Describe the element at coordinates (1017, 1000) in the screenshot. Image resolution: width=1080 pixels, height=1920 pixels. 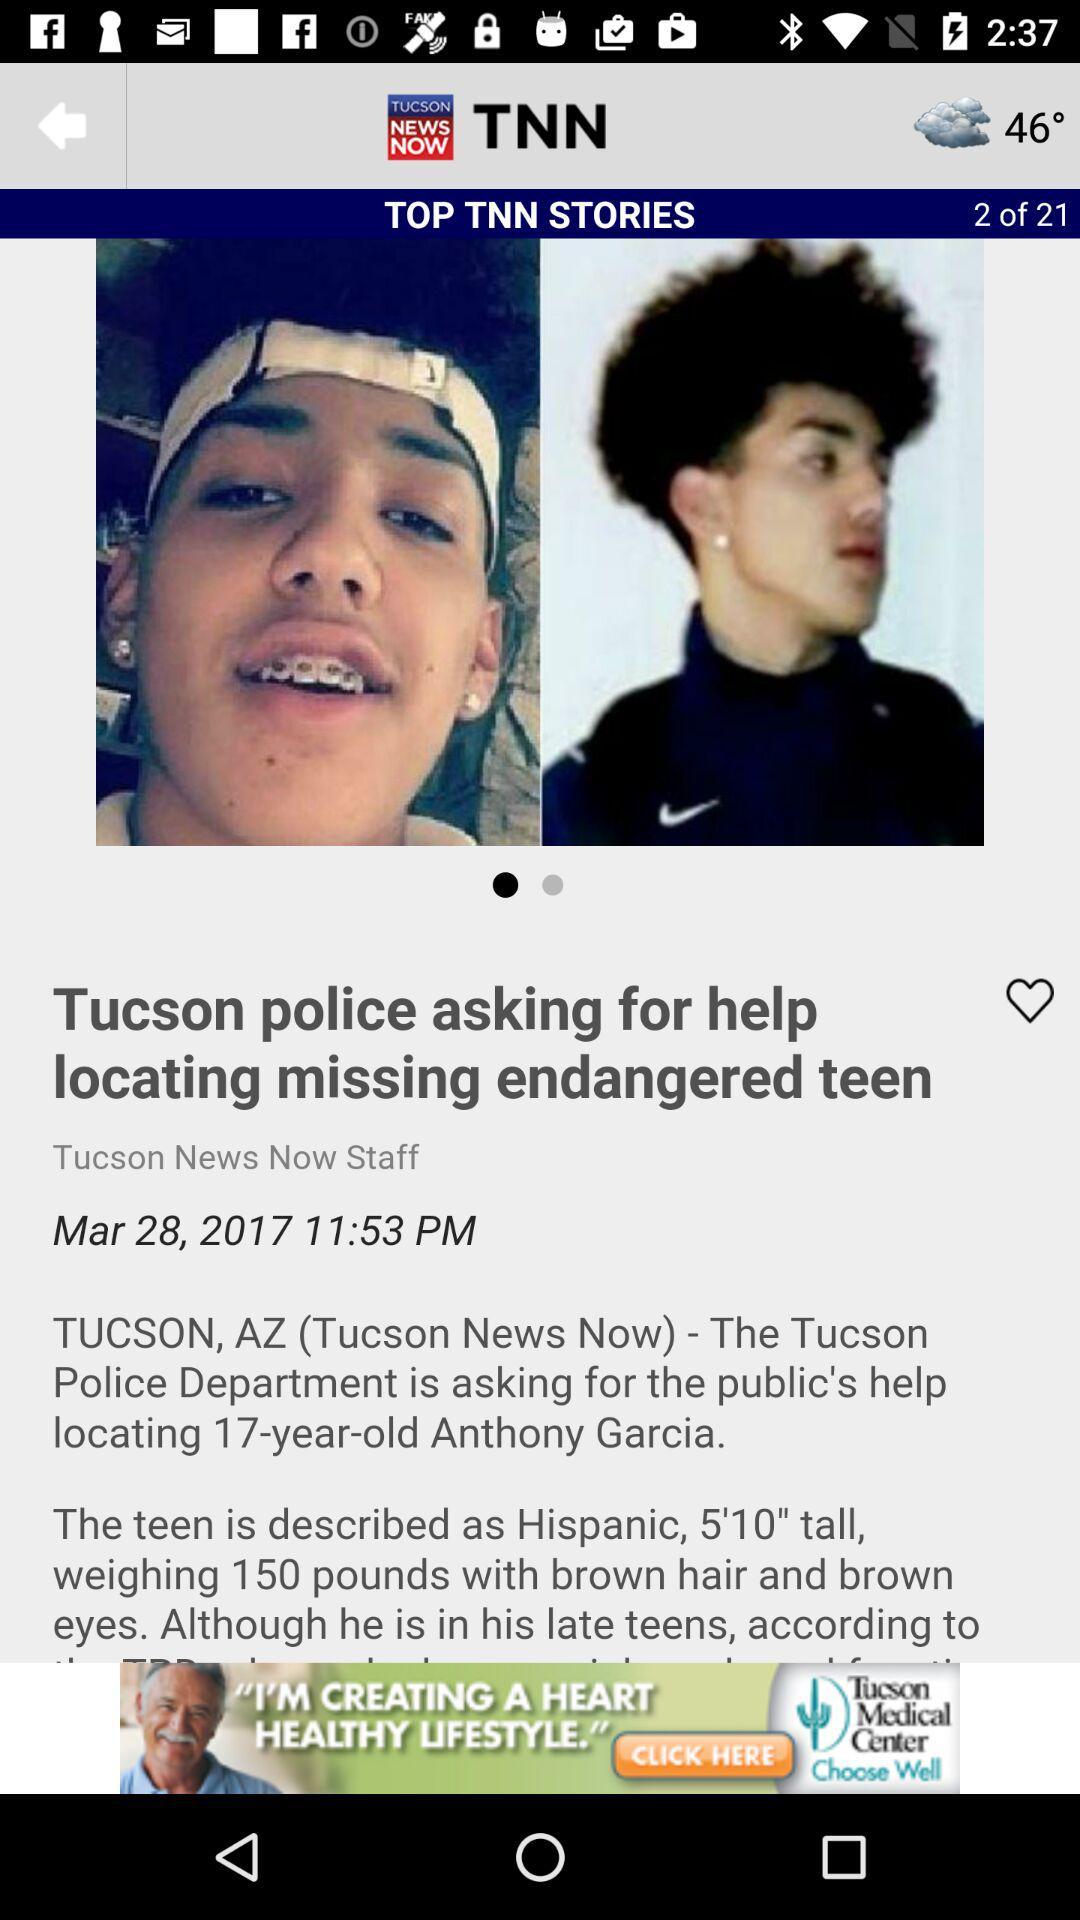
I see `the favorite icon` at that location.